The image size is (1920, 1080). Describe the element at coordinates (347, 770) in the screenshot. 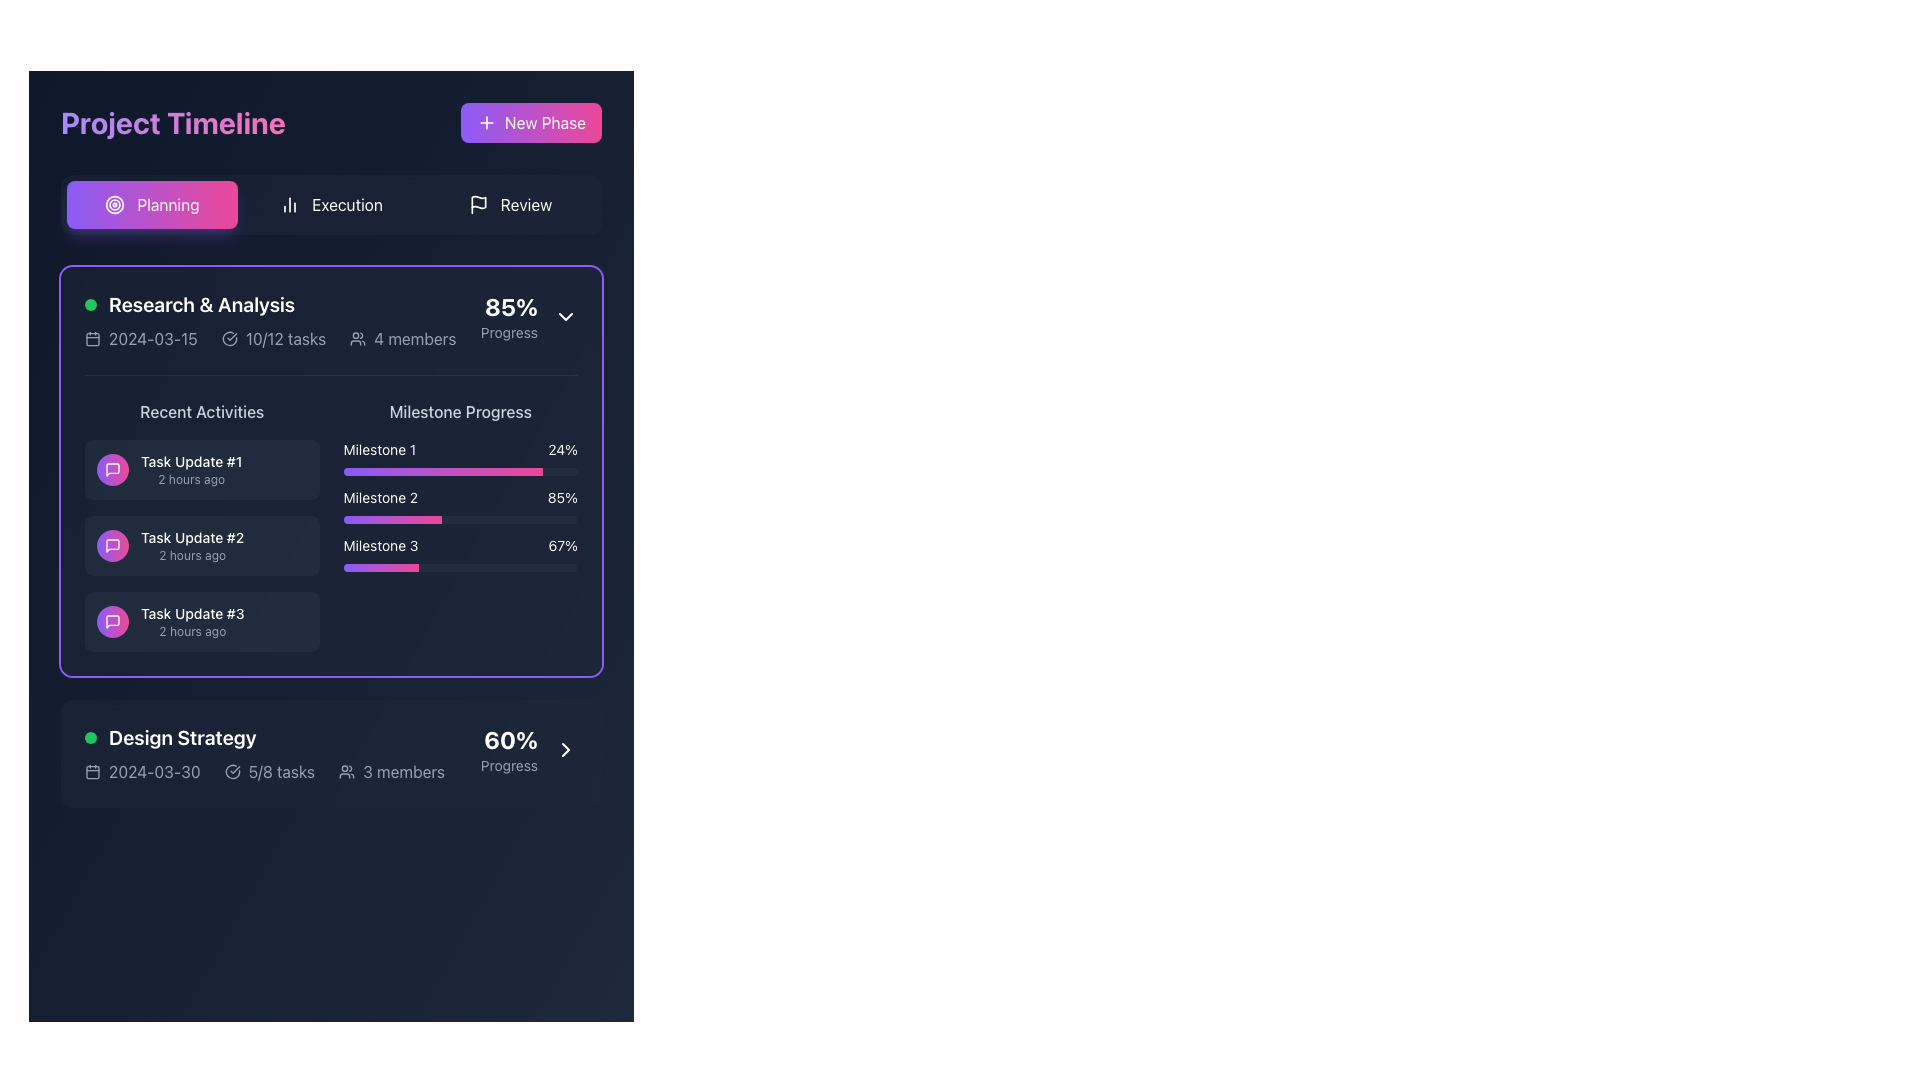

I see `the team members icon located in the 'Design Strategy' milestone section, positioned to the left of the text '3 members' and below '5/8 tasks'` at that location.